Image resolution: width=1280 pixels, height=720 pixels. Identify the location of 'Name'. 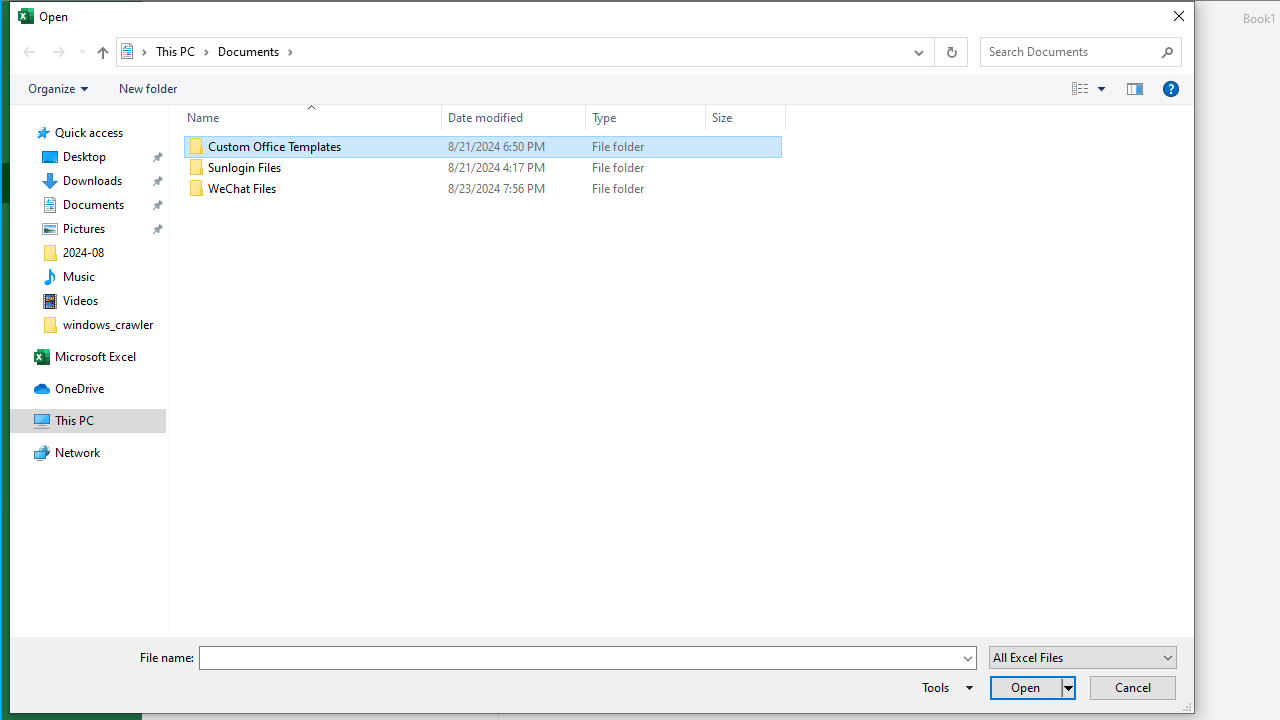
(304, 117).